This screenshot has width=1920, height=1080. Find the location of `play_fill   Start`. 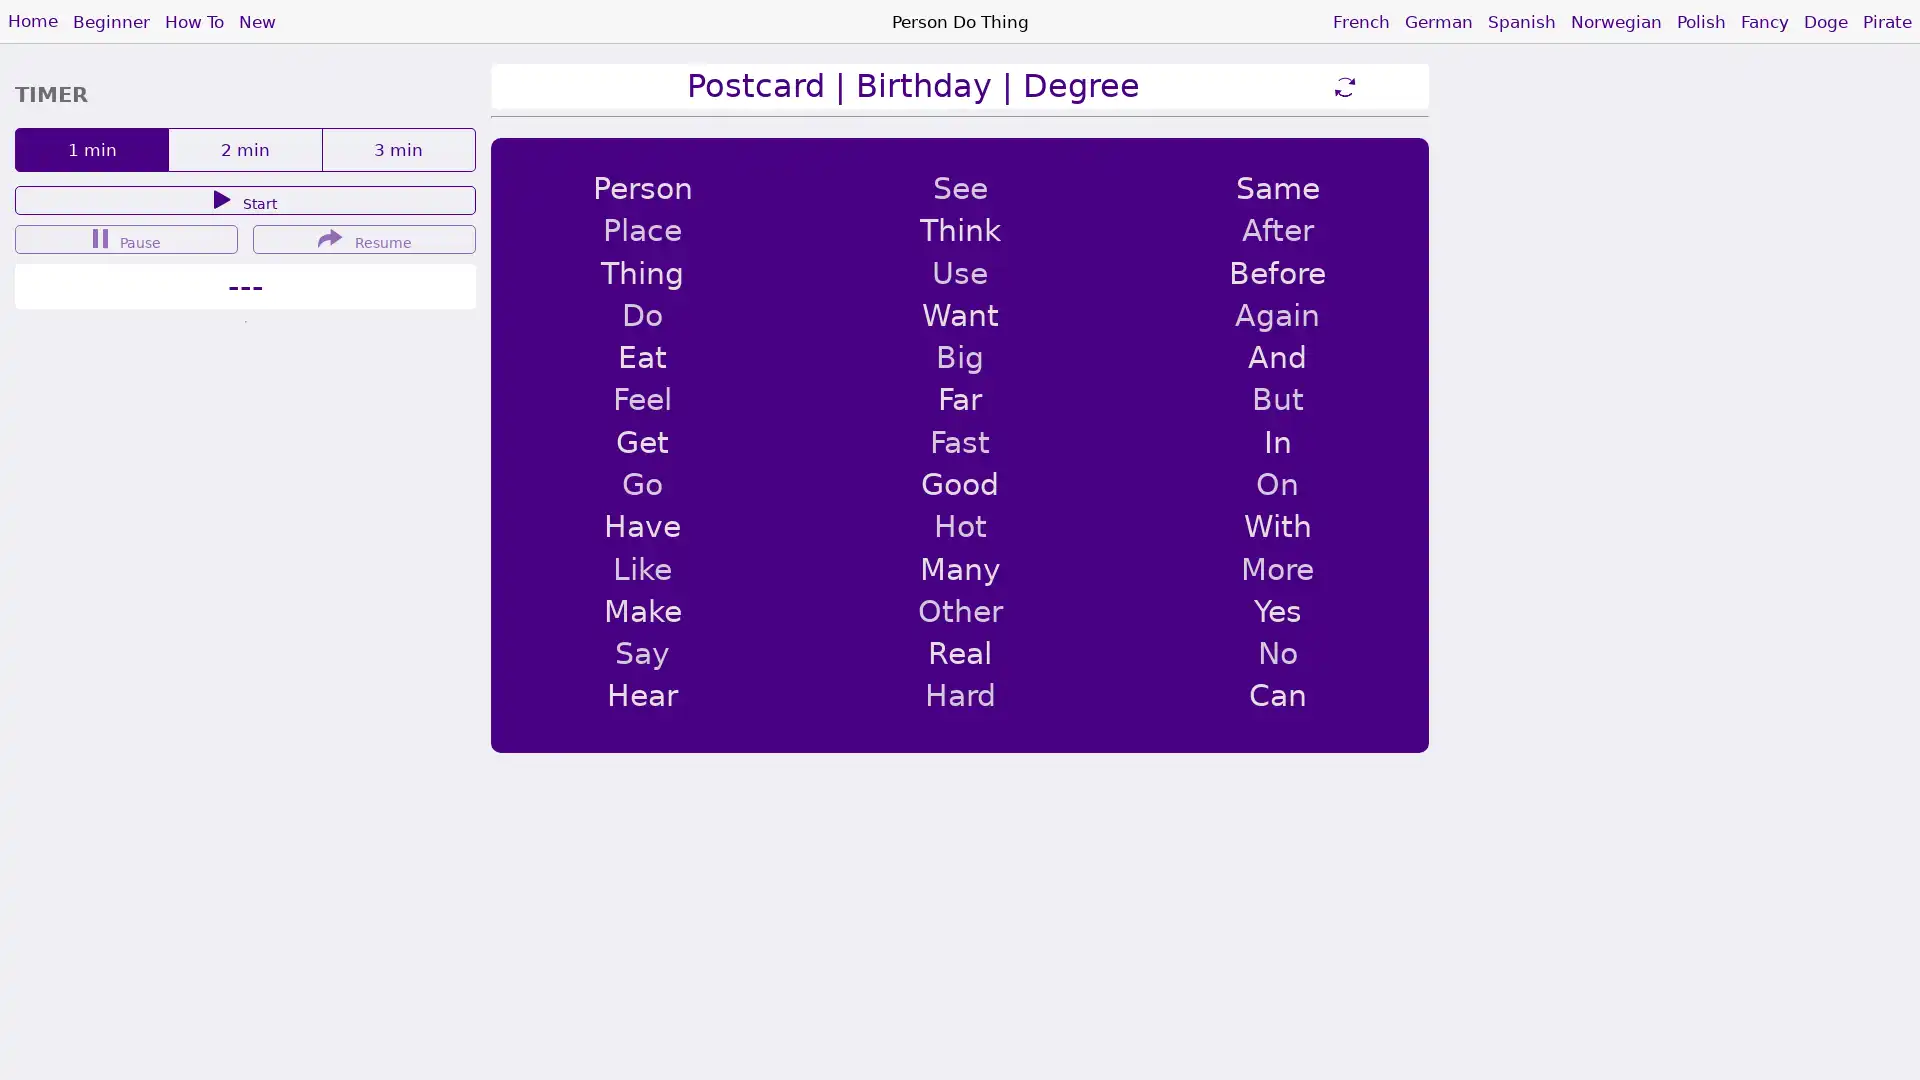

play_fill   Start is located at coordinates (244, 200).